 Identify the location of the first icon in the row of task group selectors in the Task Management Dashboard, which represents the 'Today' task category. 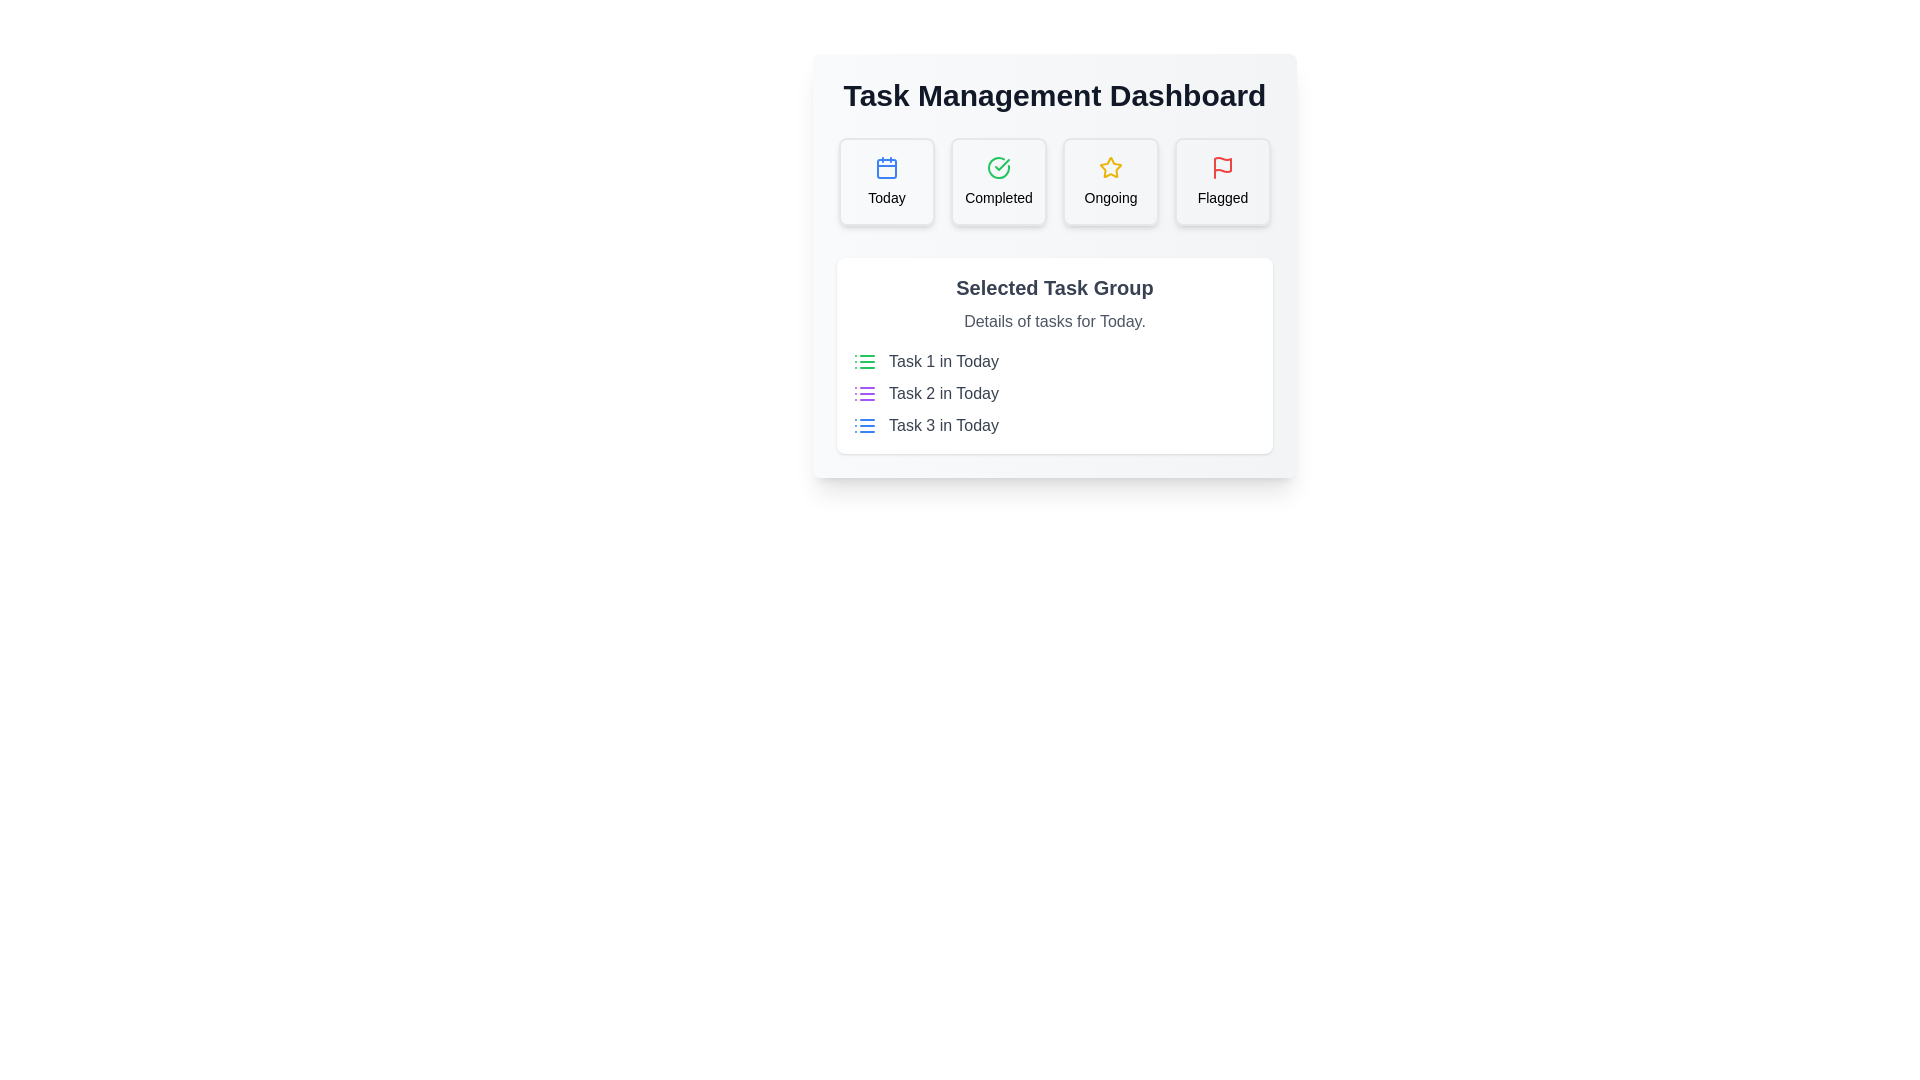
(886, 167).